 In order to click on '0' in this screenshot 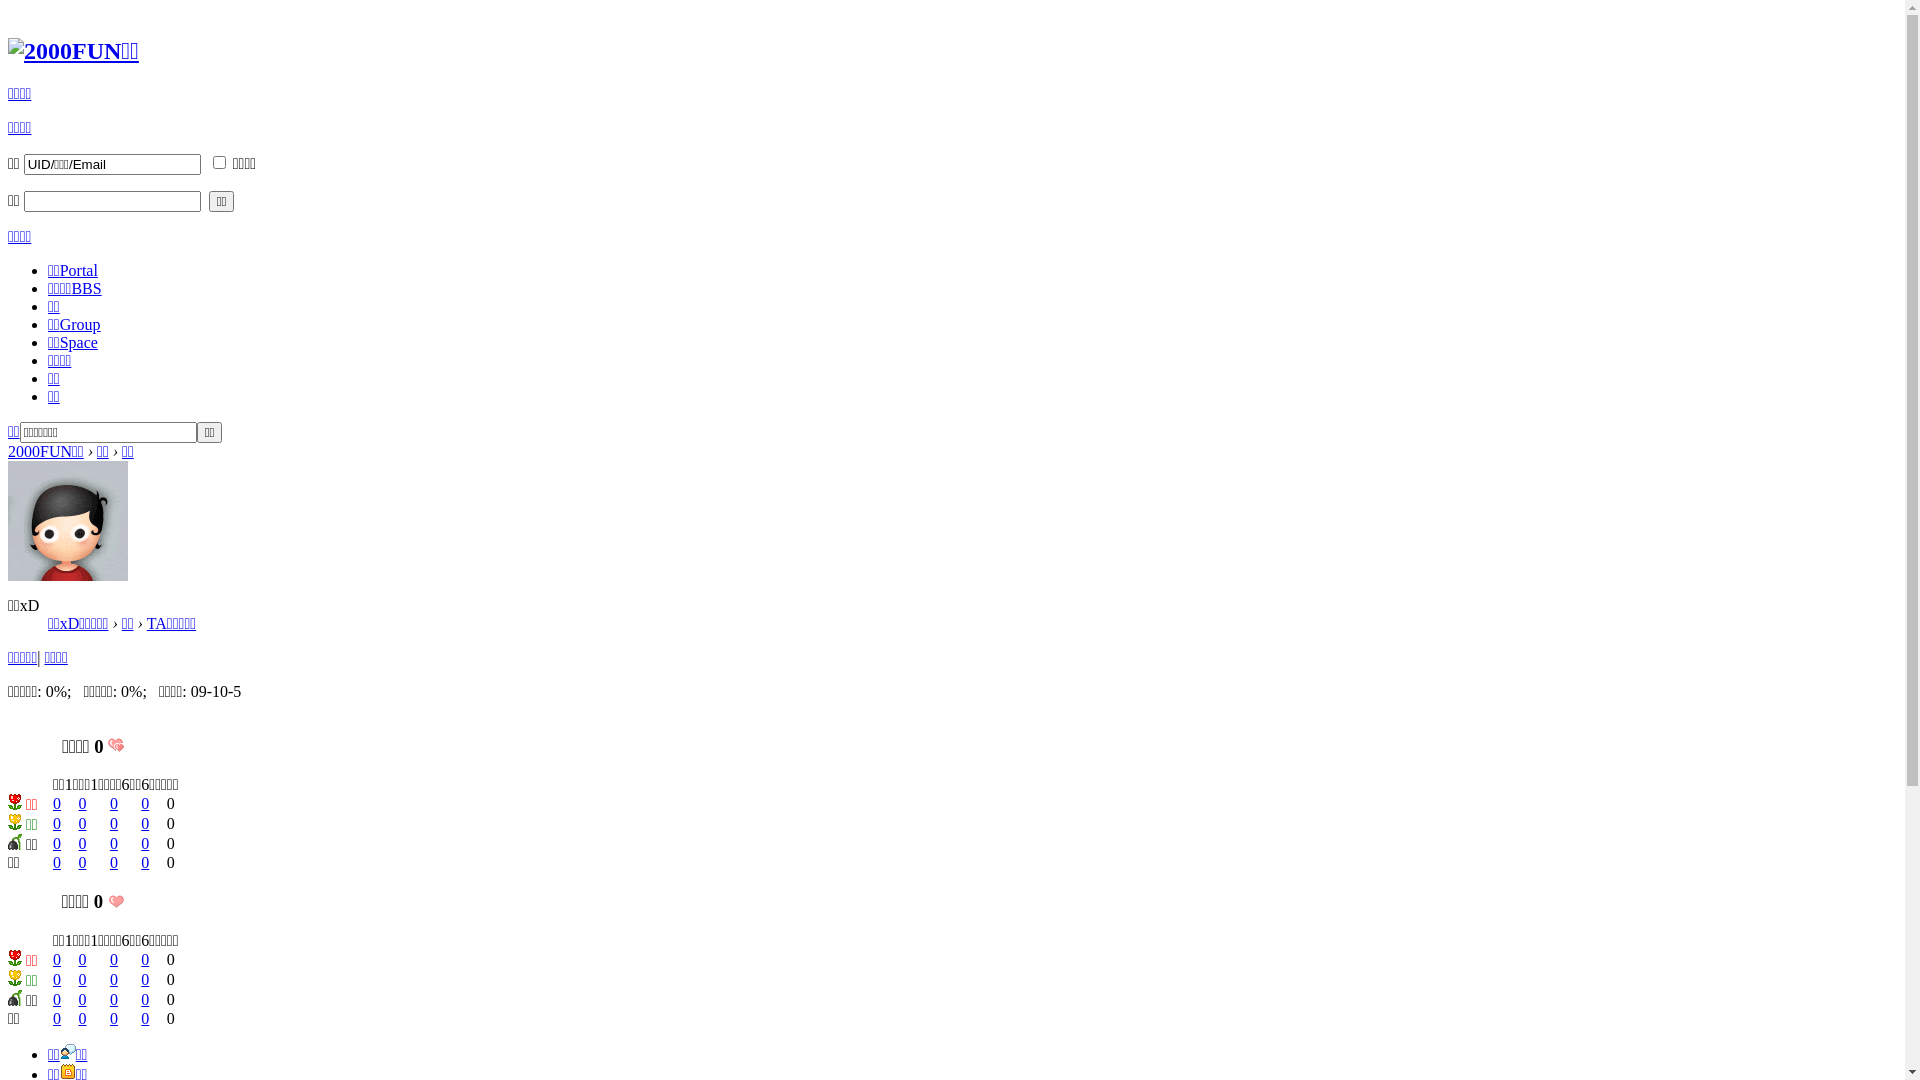, I will do `click(81, 843)`.